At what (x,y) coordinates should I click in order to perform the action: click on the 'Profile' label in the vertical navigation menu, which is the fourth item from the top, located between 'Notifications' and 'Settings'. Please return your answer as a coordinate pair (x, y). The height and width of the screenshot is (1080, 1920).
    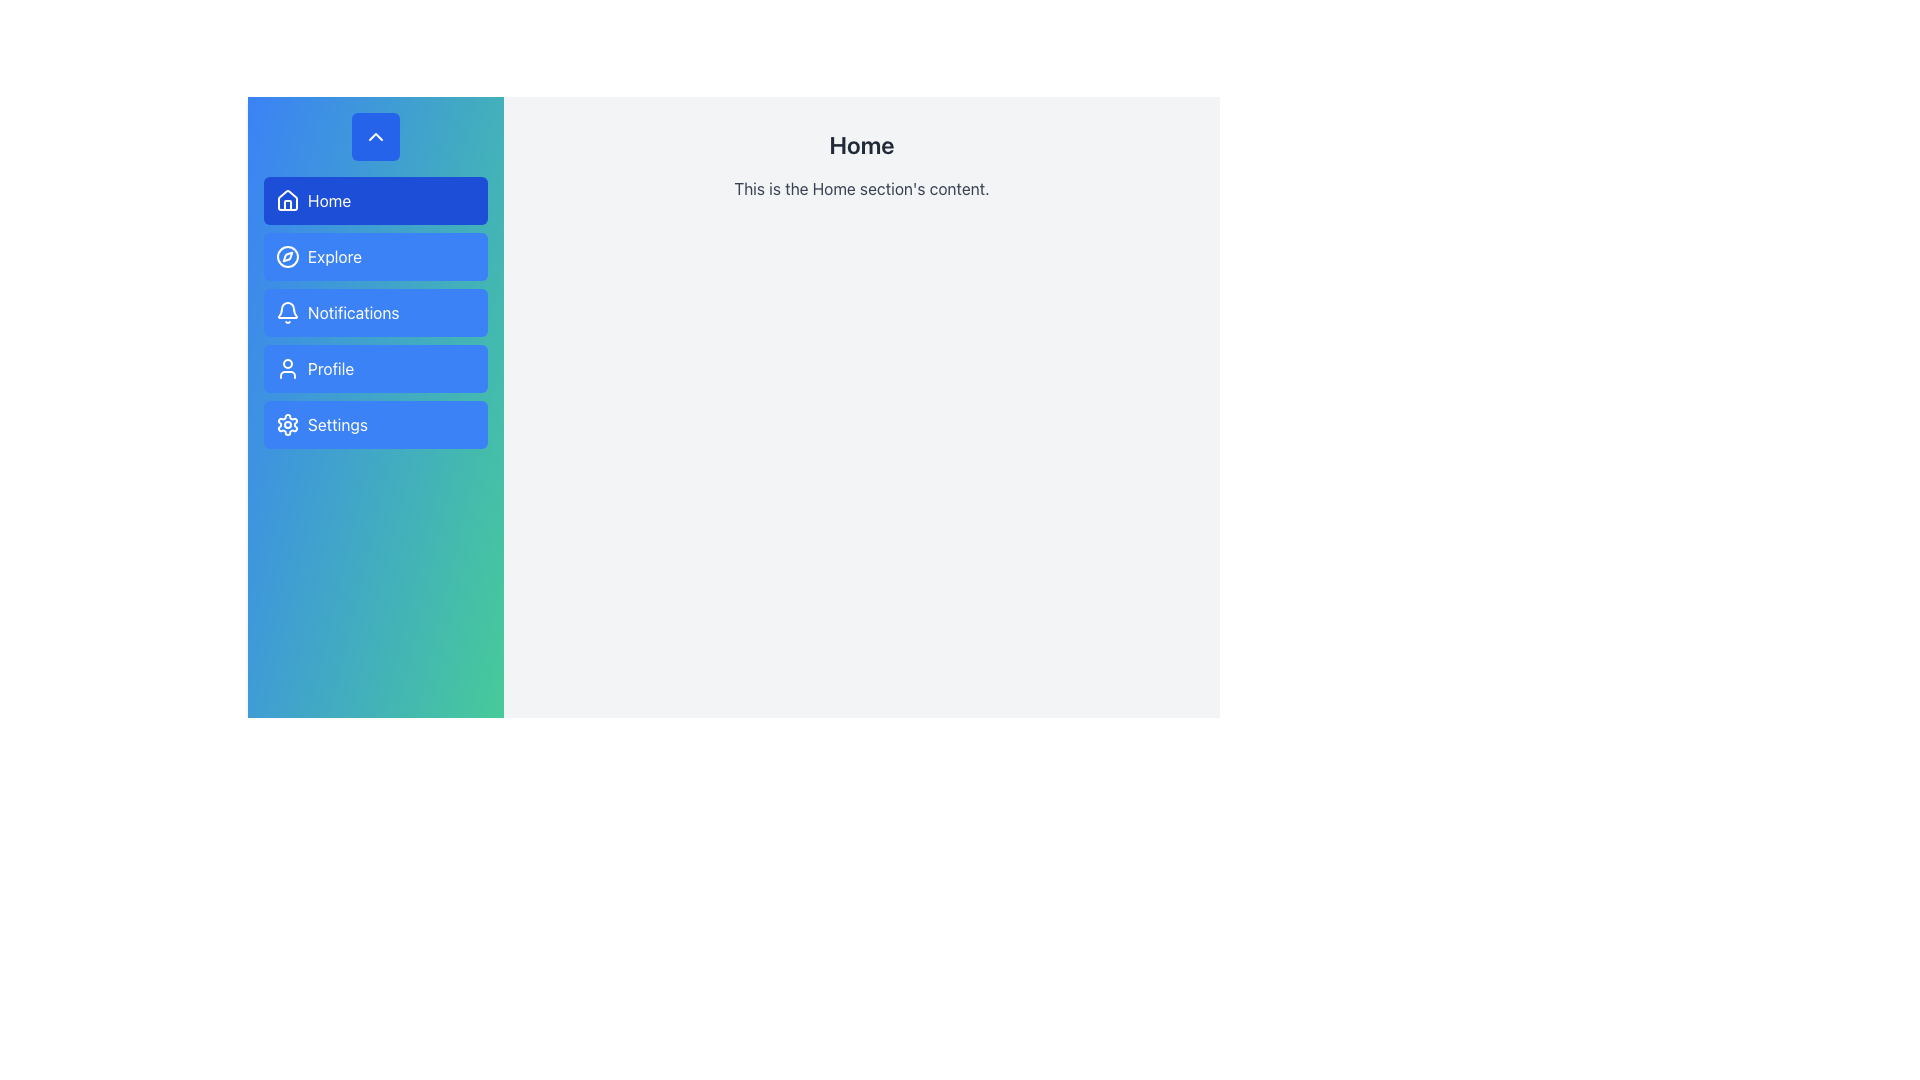
    Looking at the image, I should click on (331, 369).